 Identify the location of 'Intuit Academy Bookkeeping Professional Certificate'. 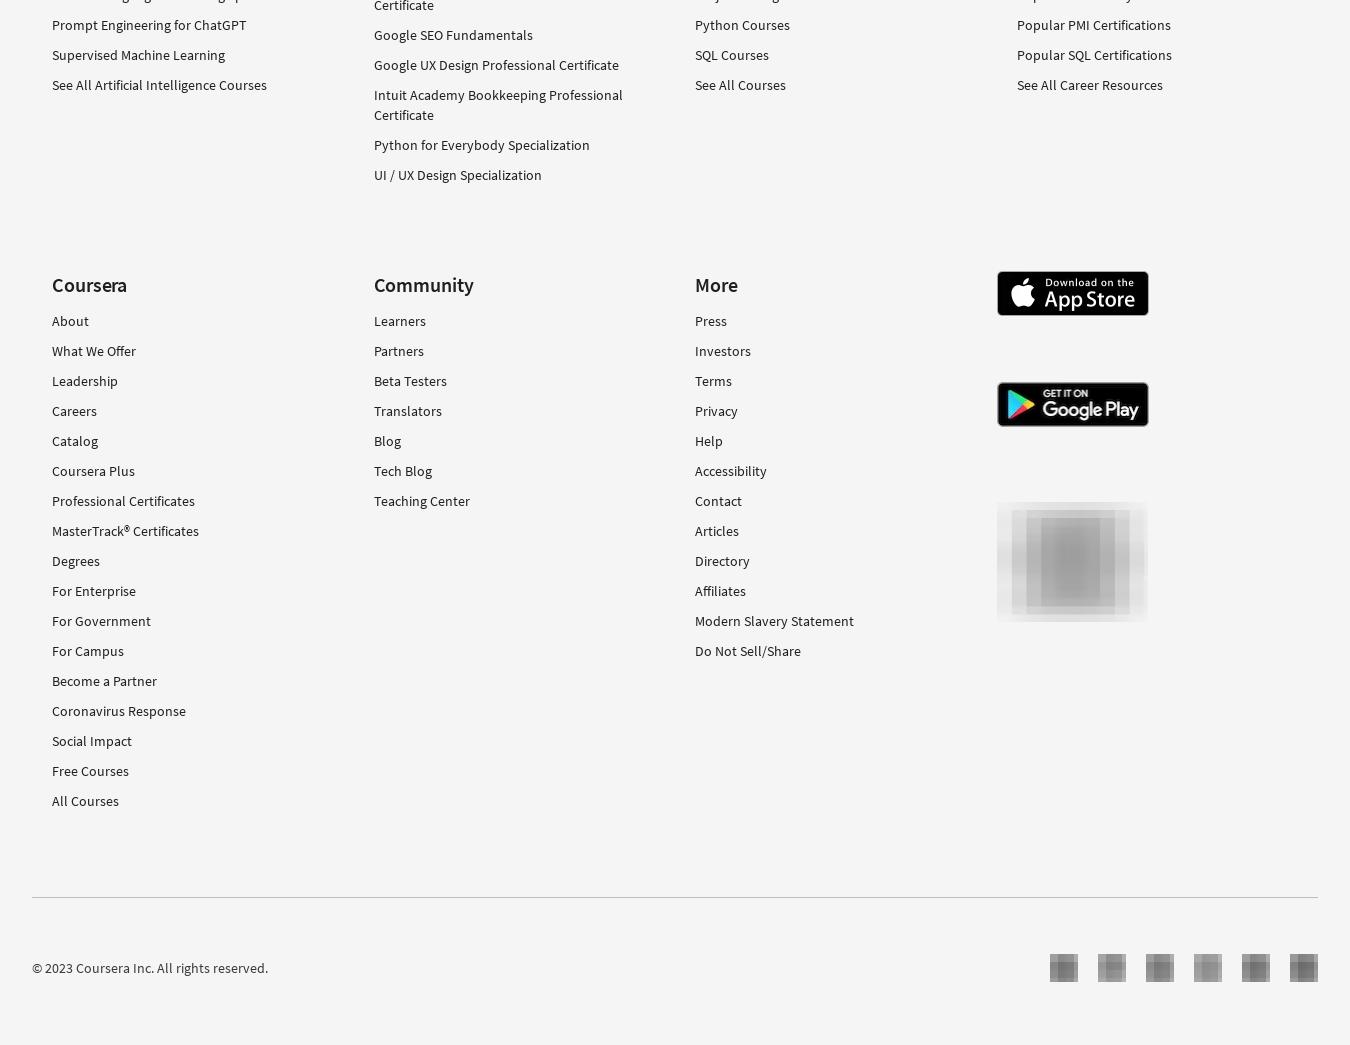
(373, 103).